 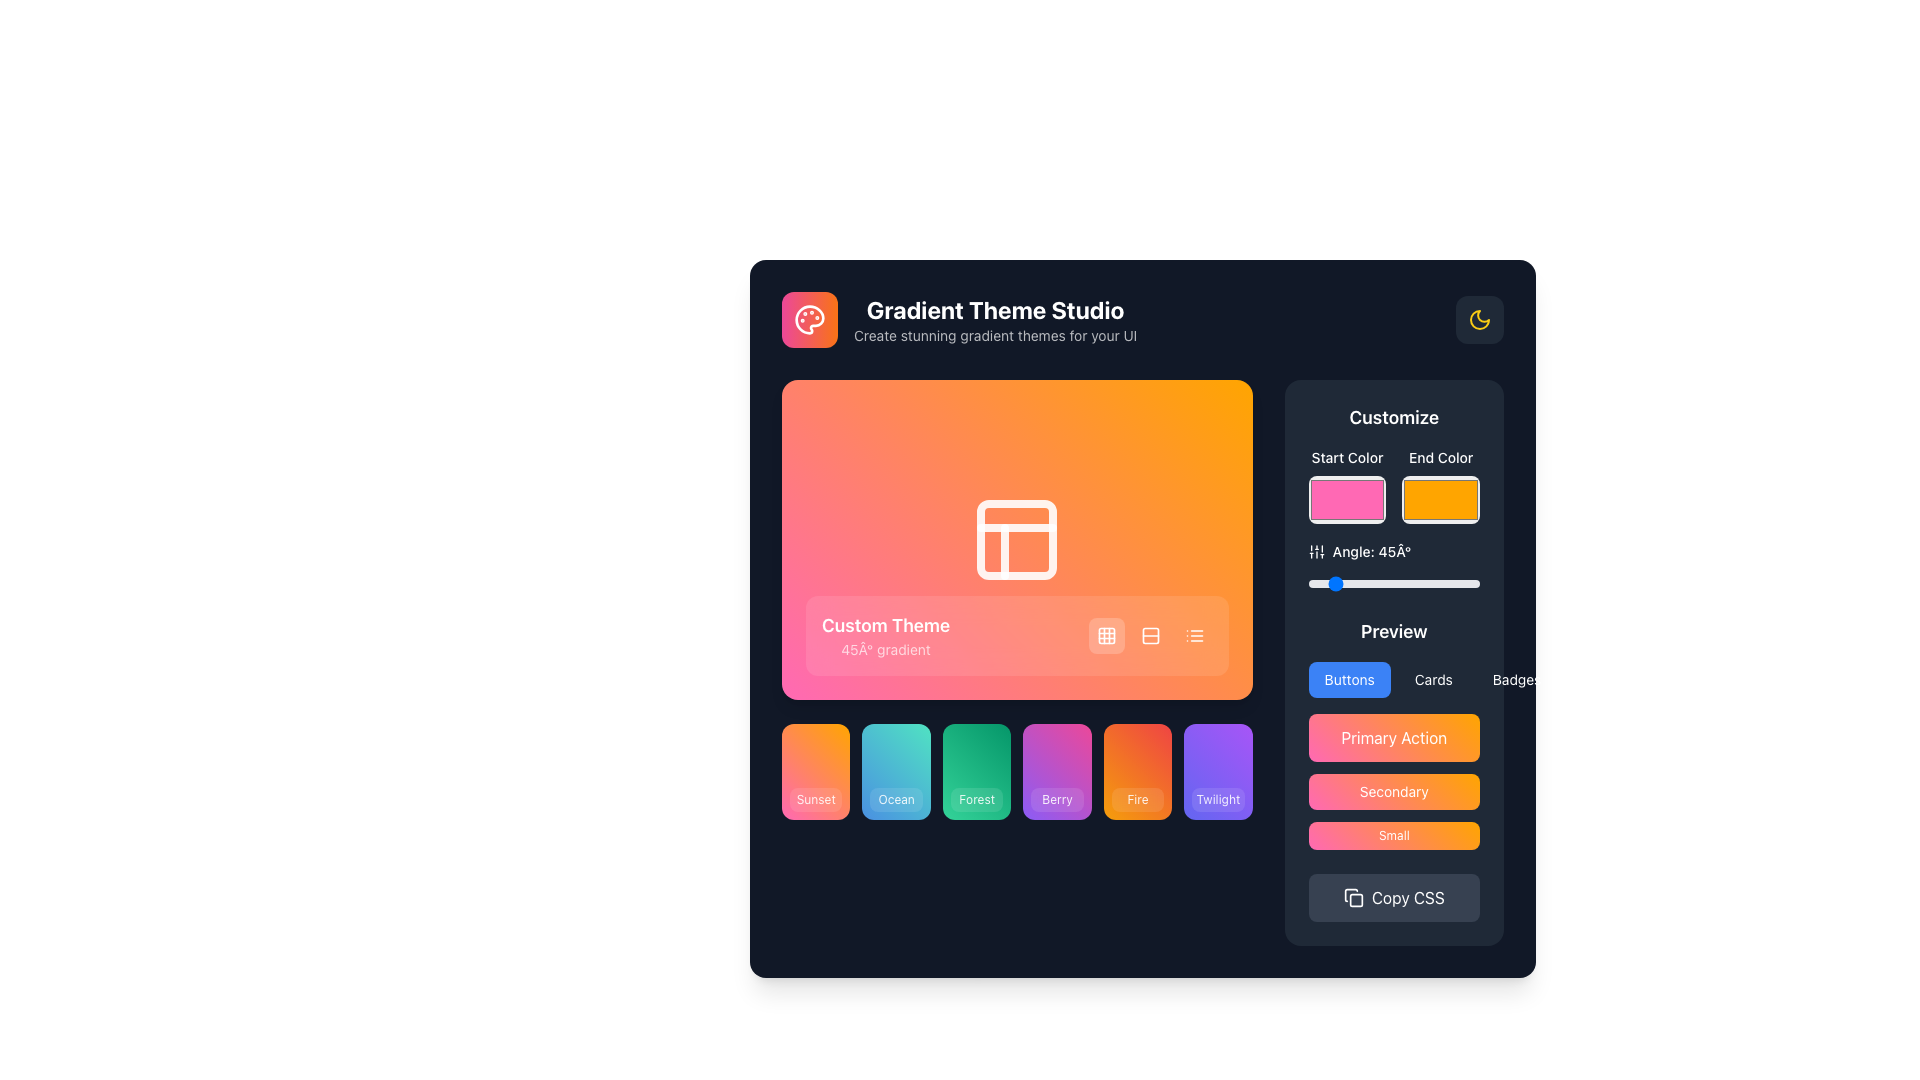 I want to click on angle, so click(x=1410, y=583).